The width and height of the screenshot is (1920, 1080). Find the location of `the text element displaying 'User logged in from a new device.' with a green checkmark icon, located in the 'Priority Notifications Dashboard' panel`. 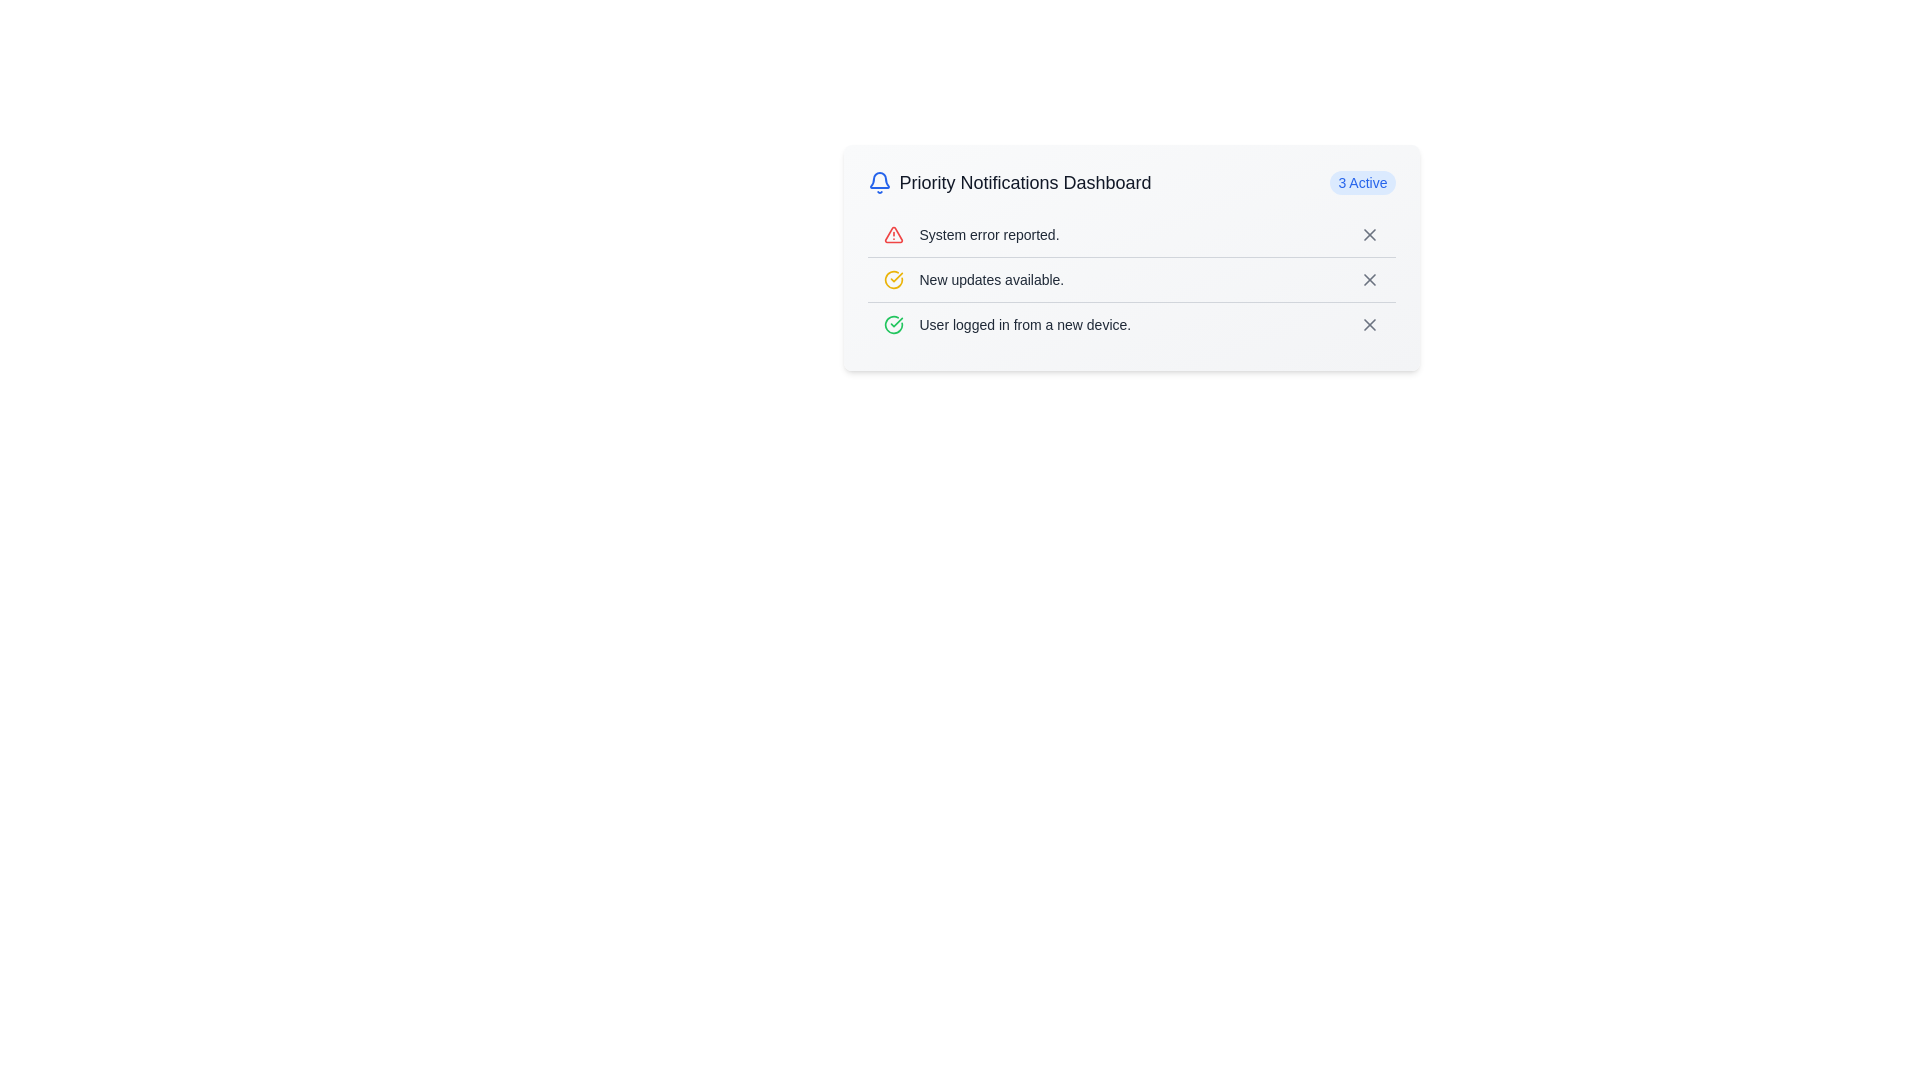

the text element displaying 'User logged in from a new device.' with a green checkmark icon, located in the 'Priority Notifications Dashboard' panel is located at coordinates (1007, 323).